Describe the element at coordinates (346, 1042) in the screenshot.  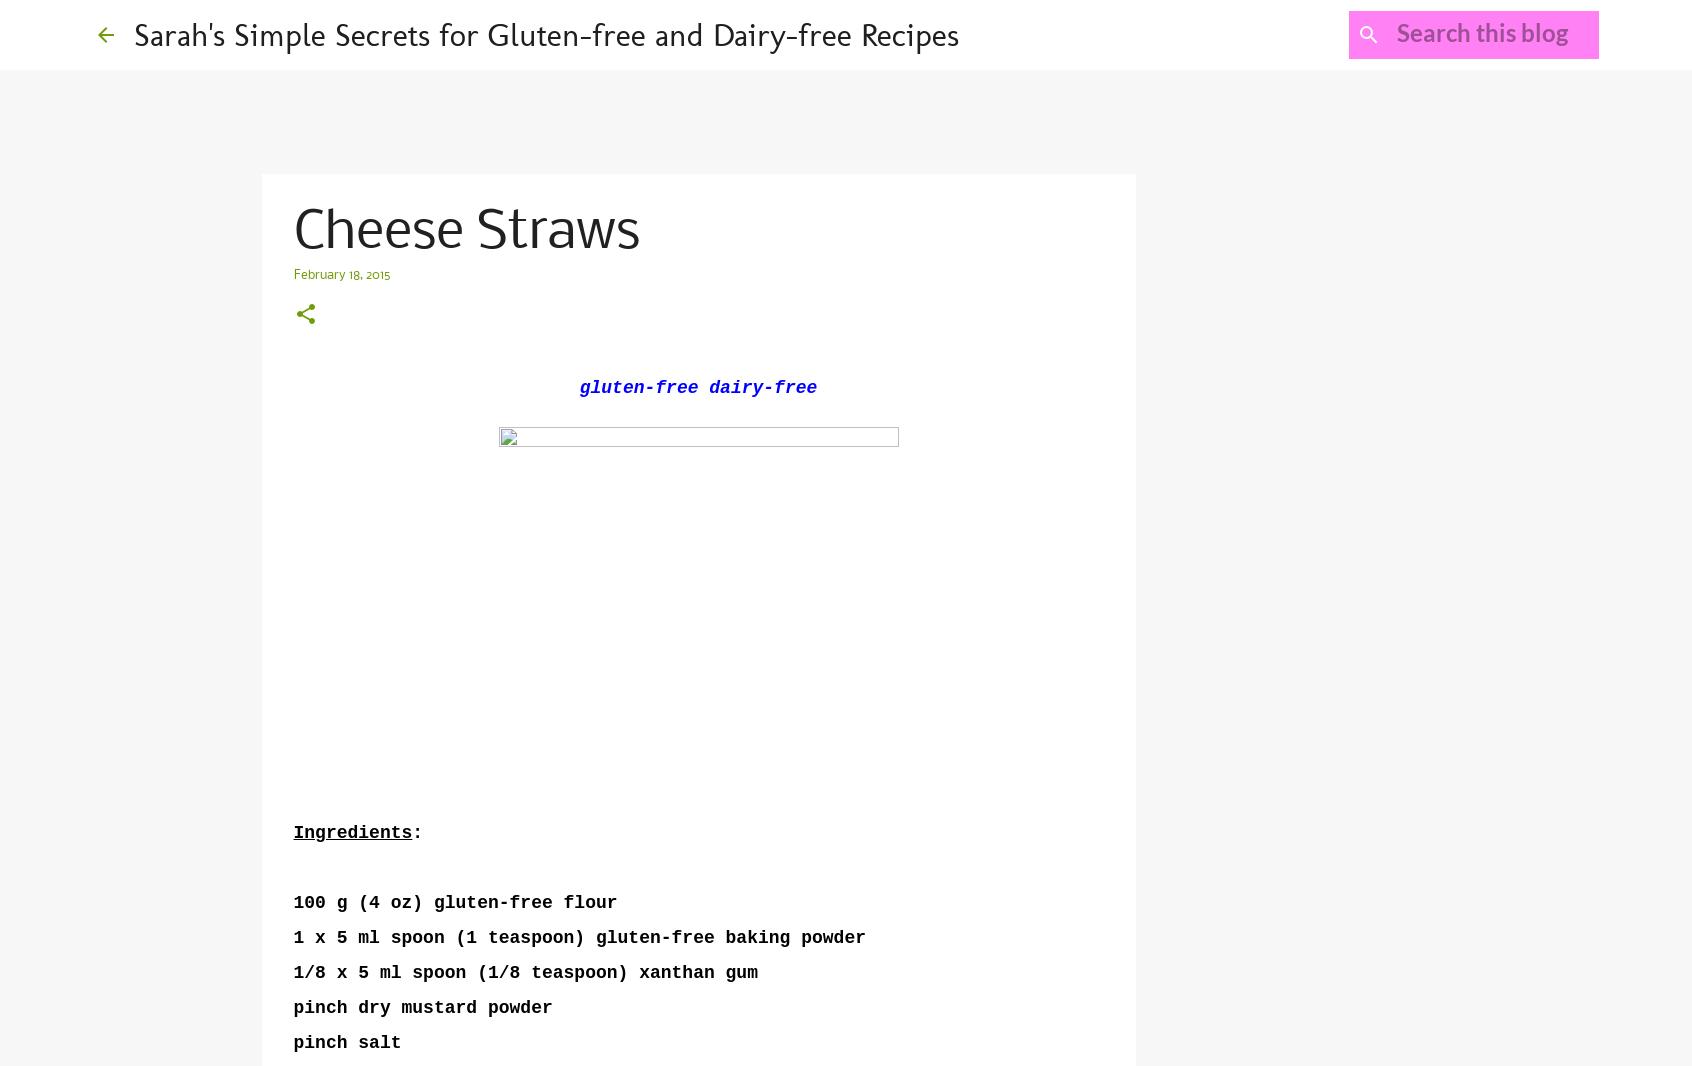
I see `'pinch salt'` at that location.